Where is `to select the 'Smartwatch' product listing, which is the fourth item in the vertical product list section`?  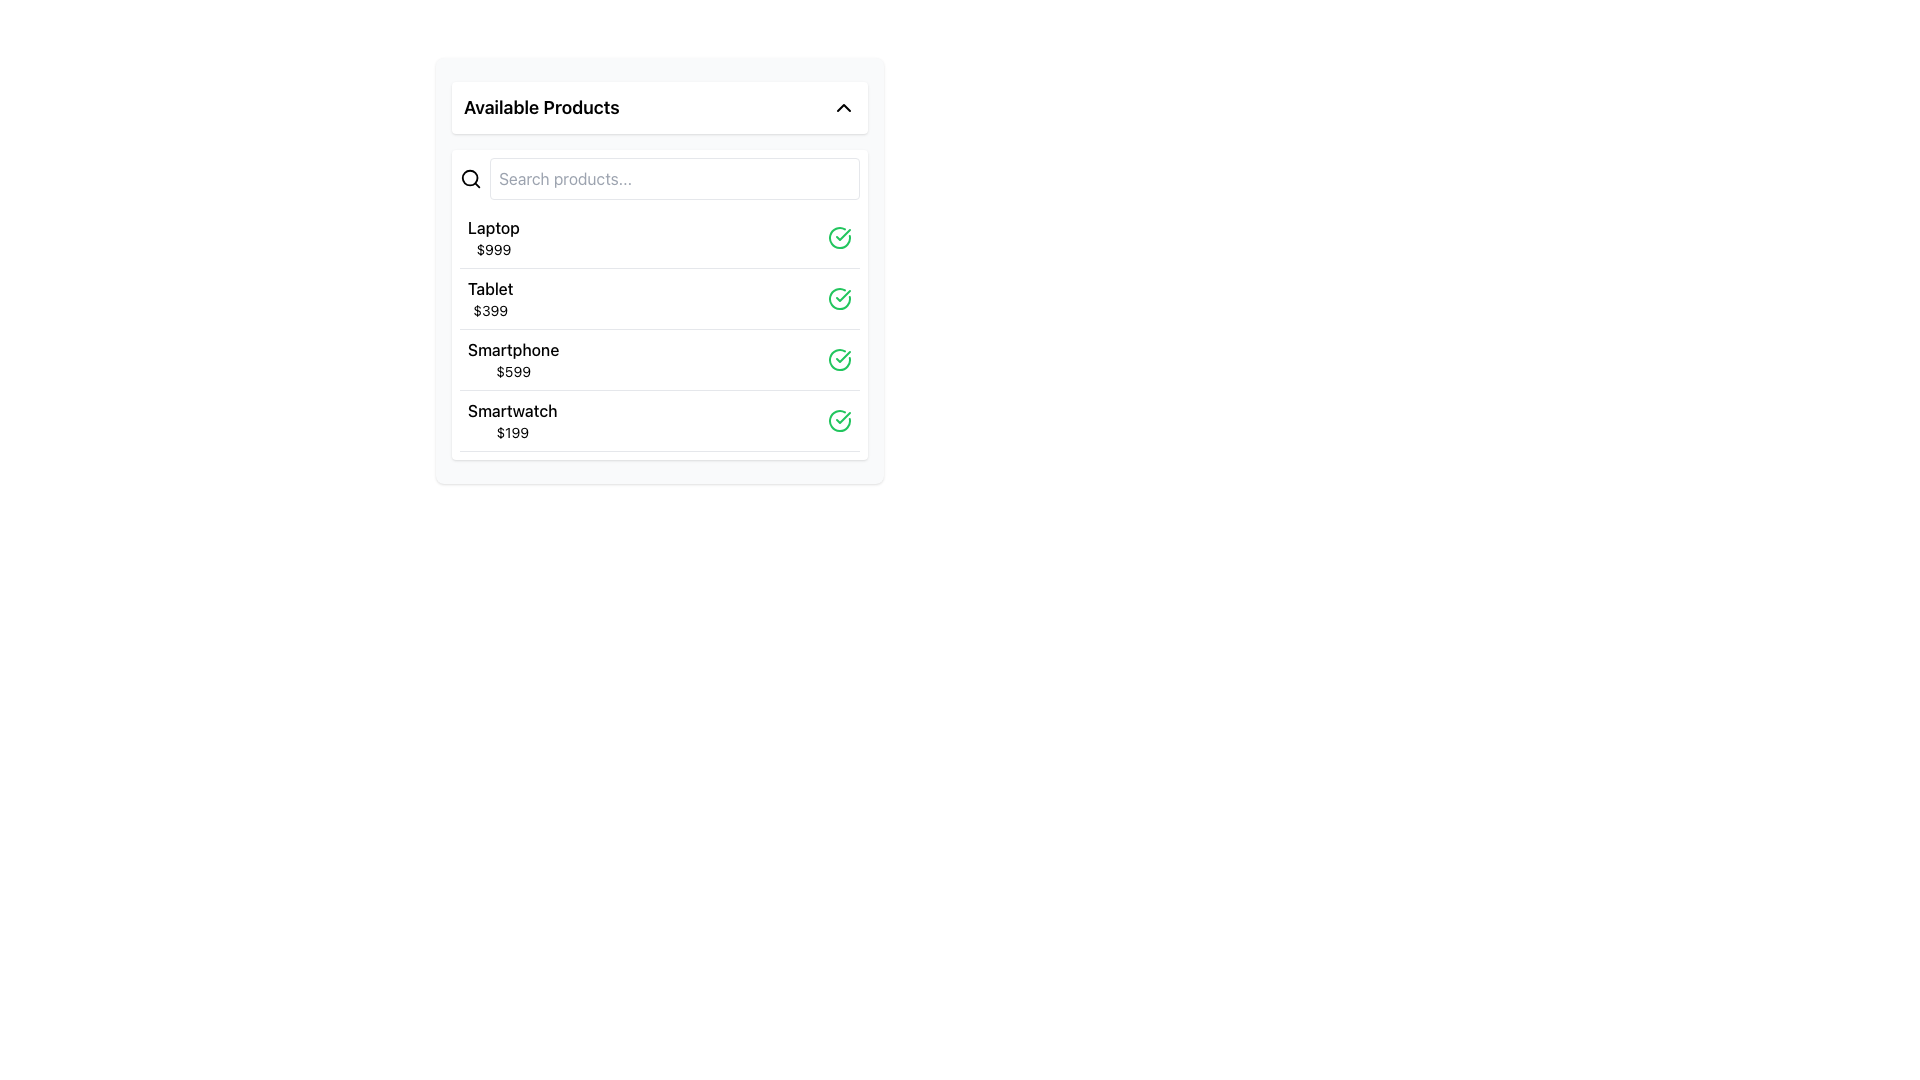
to select the 'Smartwatch' product listing, which is the fourth item in the vertical product list section is located at coordinates (660, 420).